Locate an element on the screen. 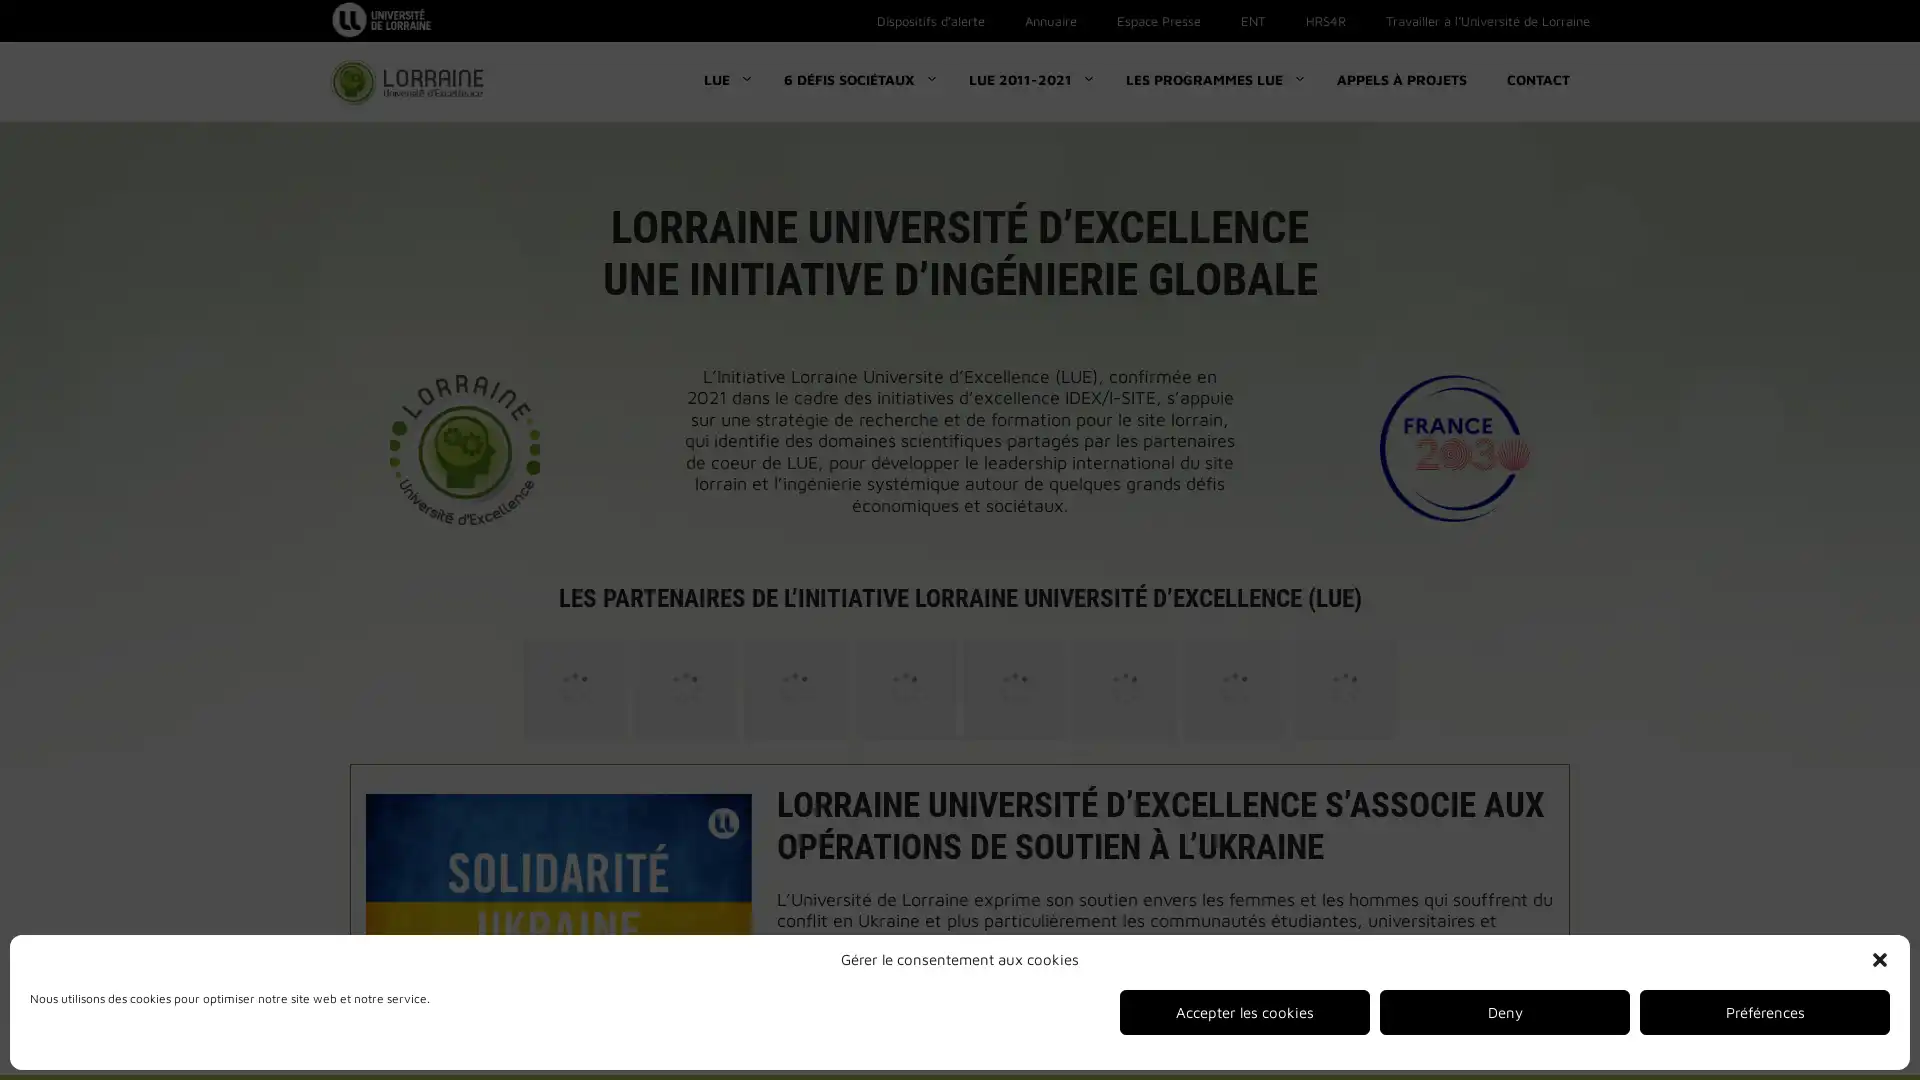 This screenshot has width=1920, height=1080. close-dialog is located at coordinates (1879, 959).